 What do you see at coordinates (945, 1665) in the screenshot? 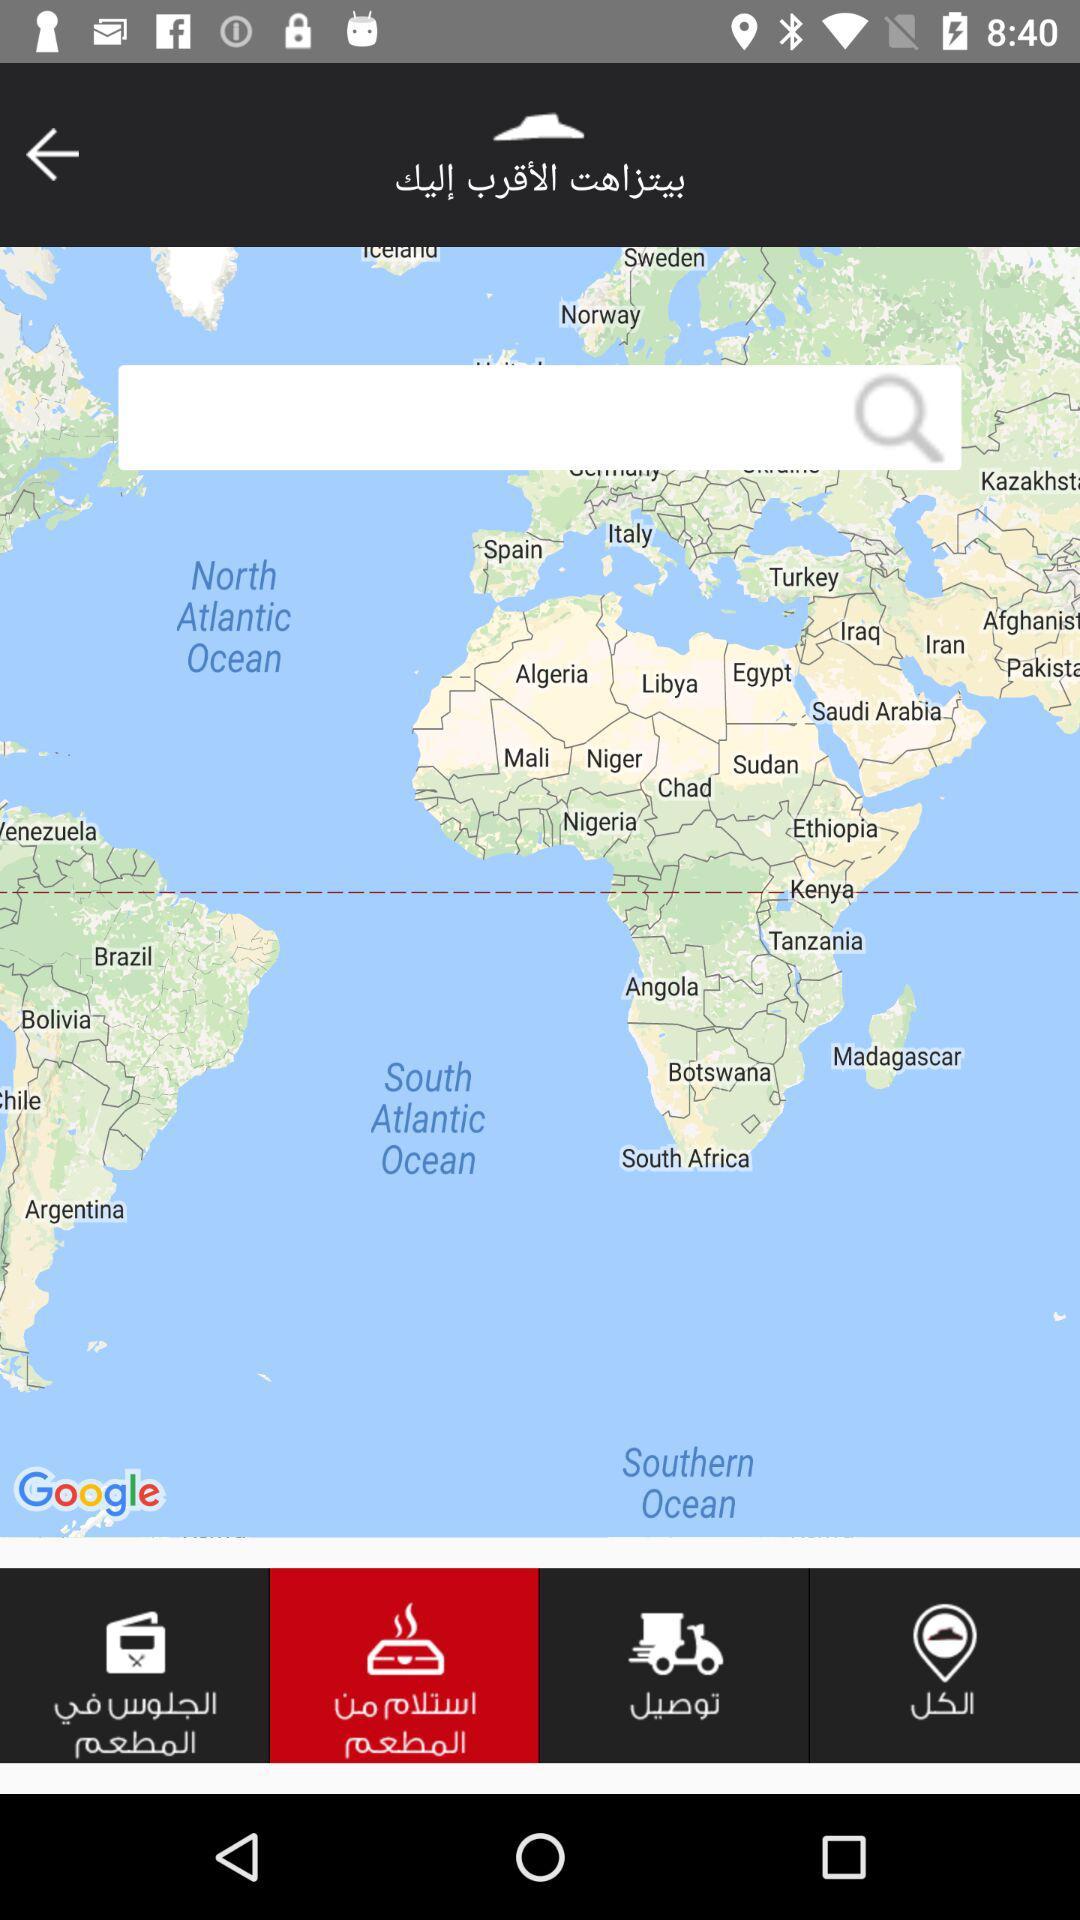
I see `icon at the bottom right corner` at bounding box center [945, 1665].